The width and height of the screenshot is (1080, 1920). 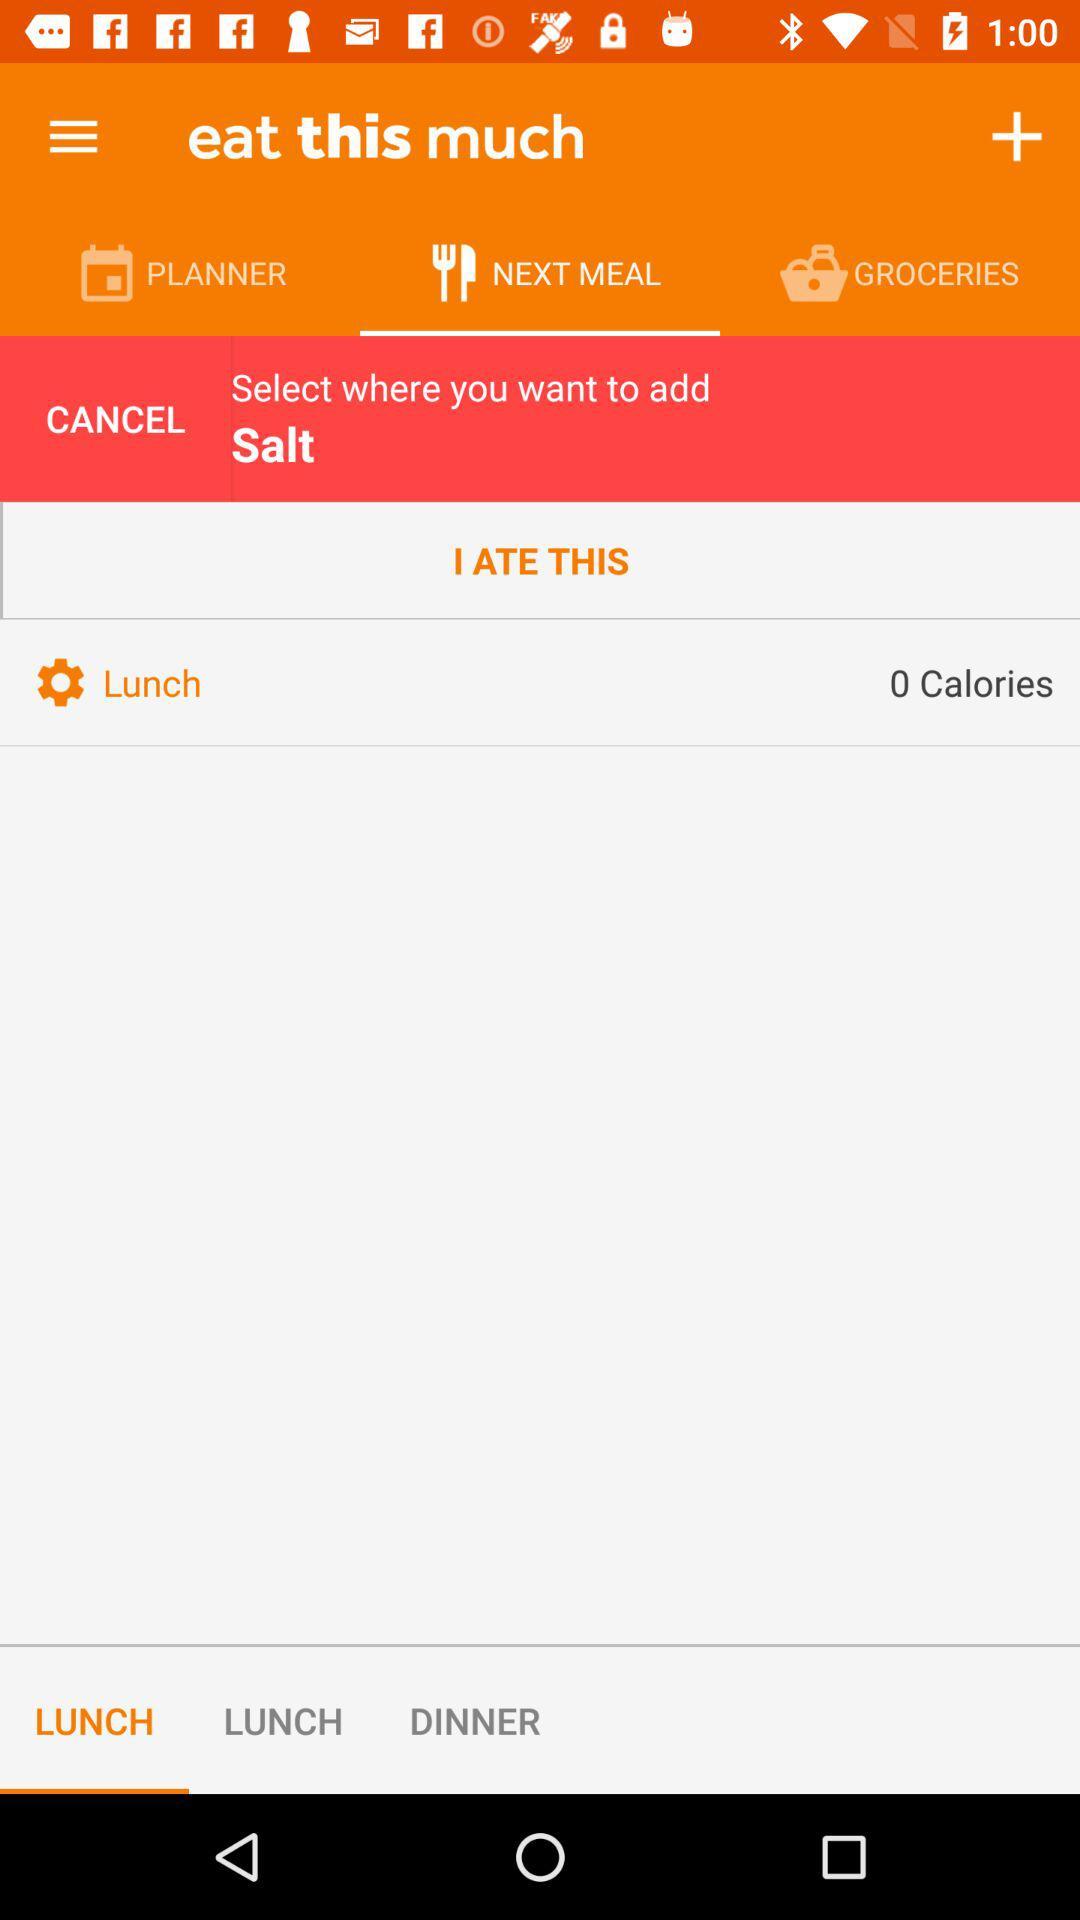 What do you see at coordinates (817, 272) in the screenshot?
I see `the icon at the left side of groceries` at bounding box center [817, 272].